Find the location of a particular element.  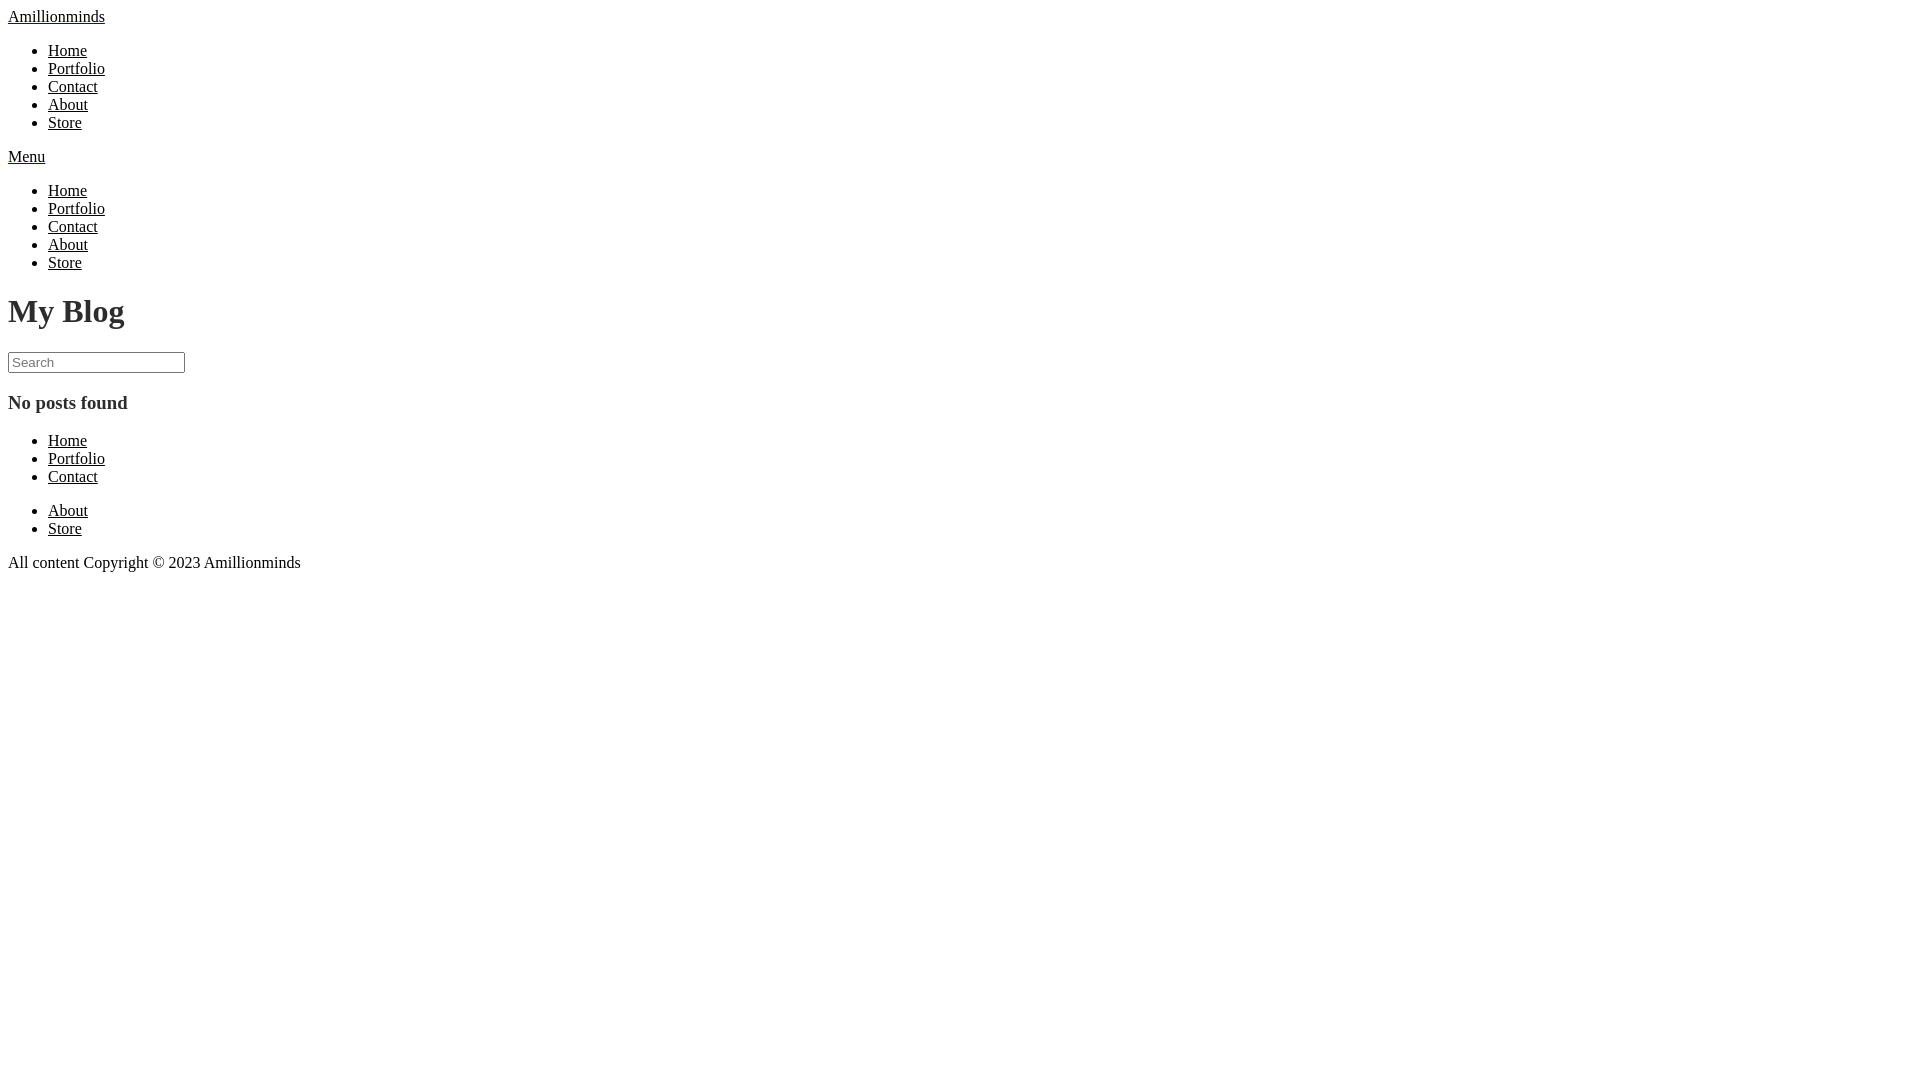

'Menu' is located at coordinates (26, 155).